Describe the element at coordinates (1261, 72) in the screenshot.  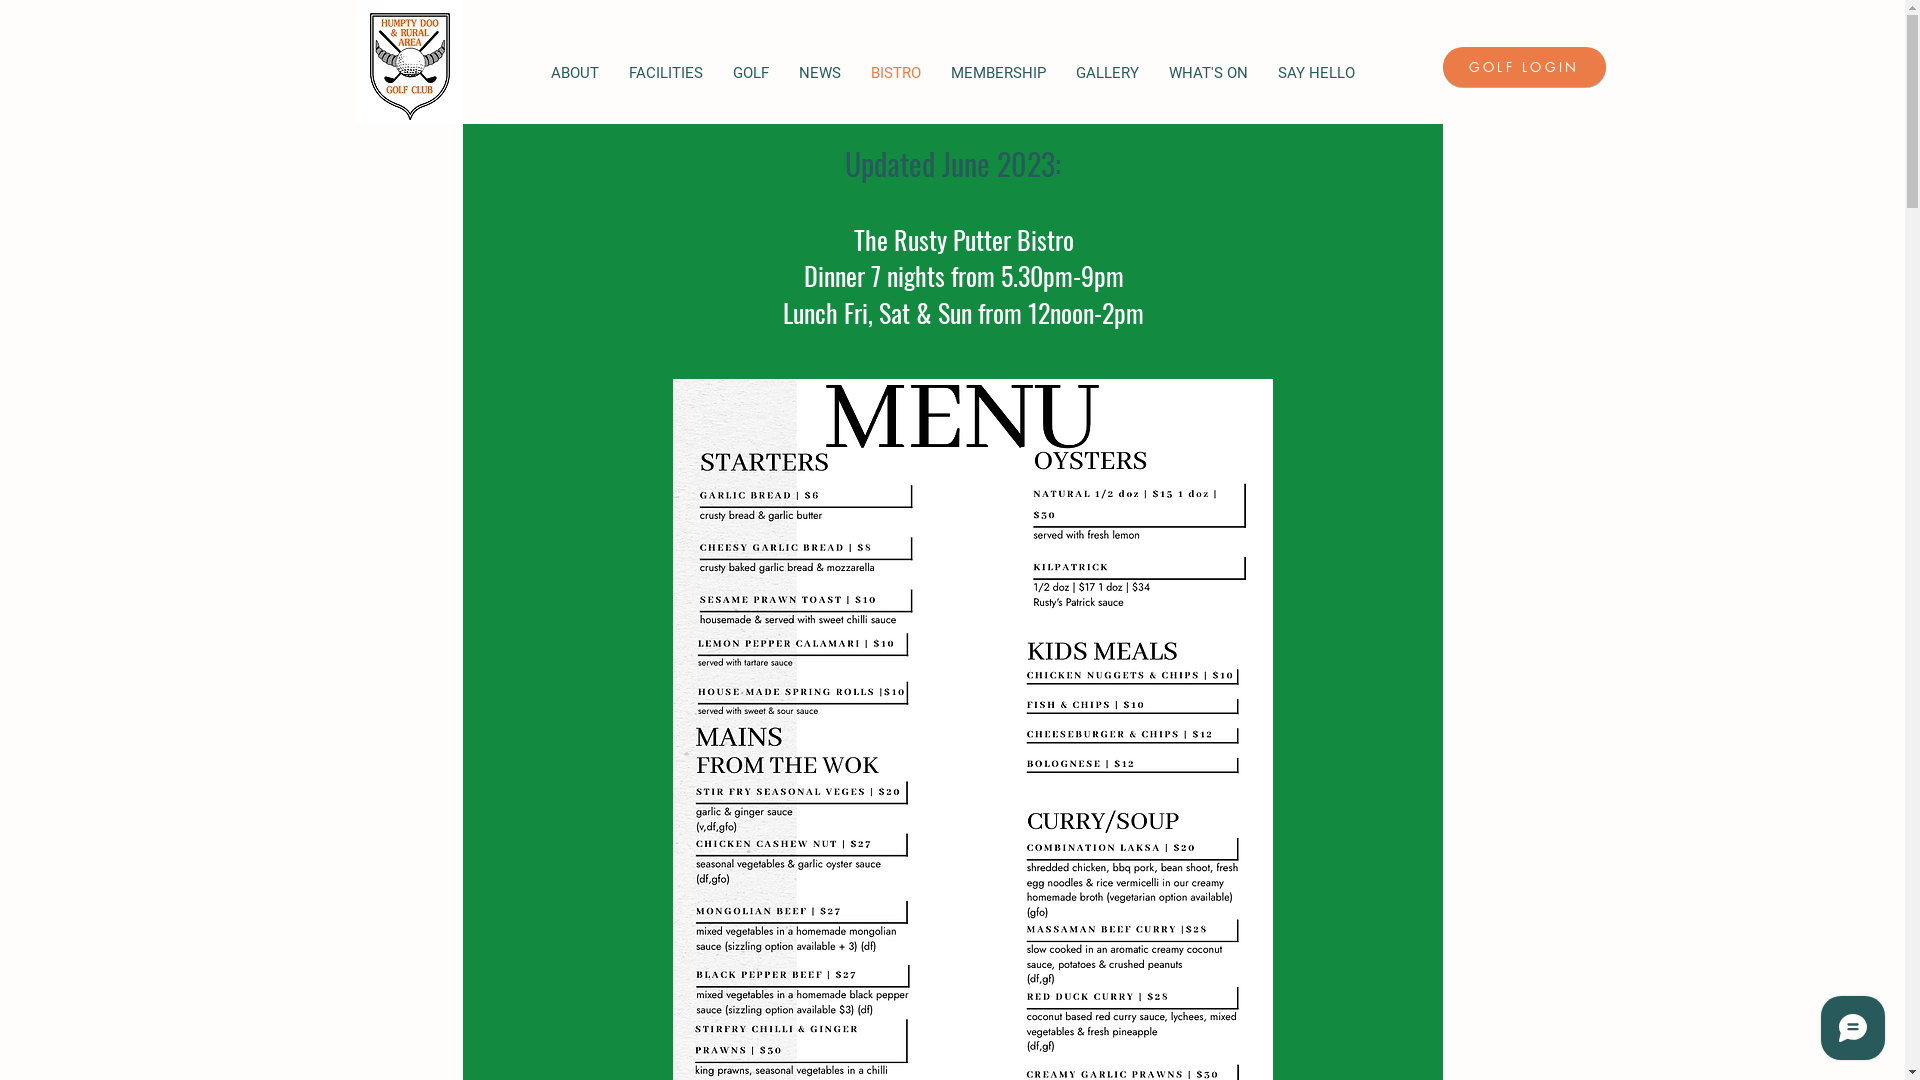
I see `'SAY HELLO'` at that location.